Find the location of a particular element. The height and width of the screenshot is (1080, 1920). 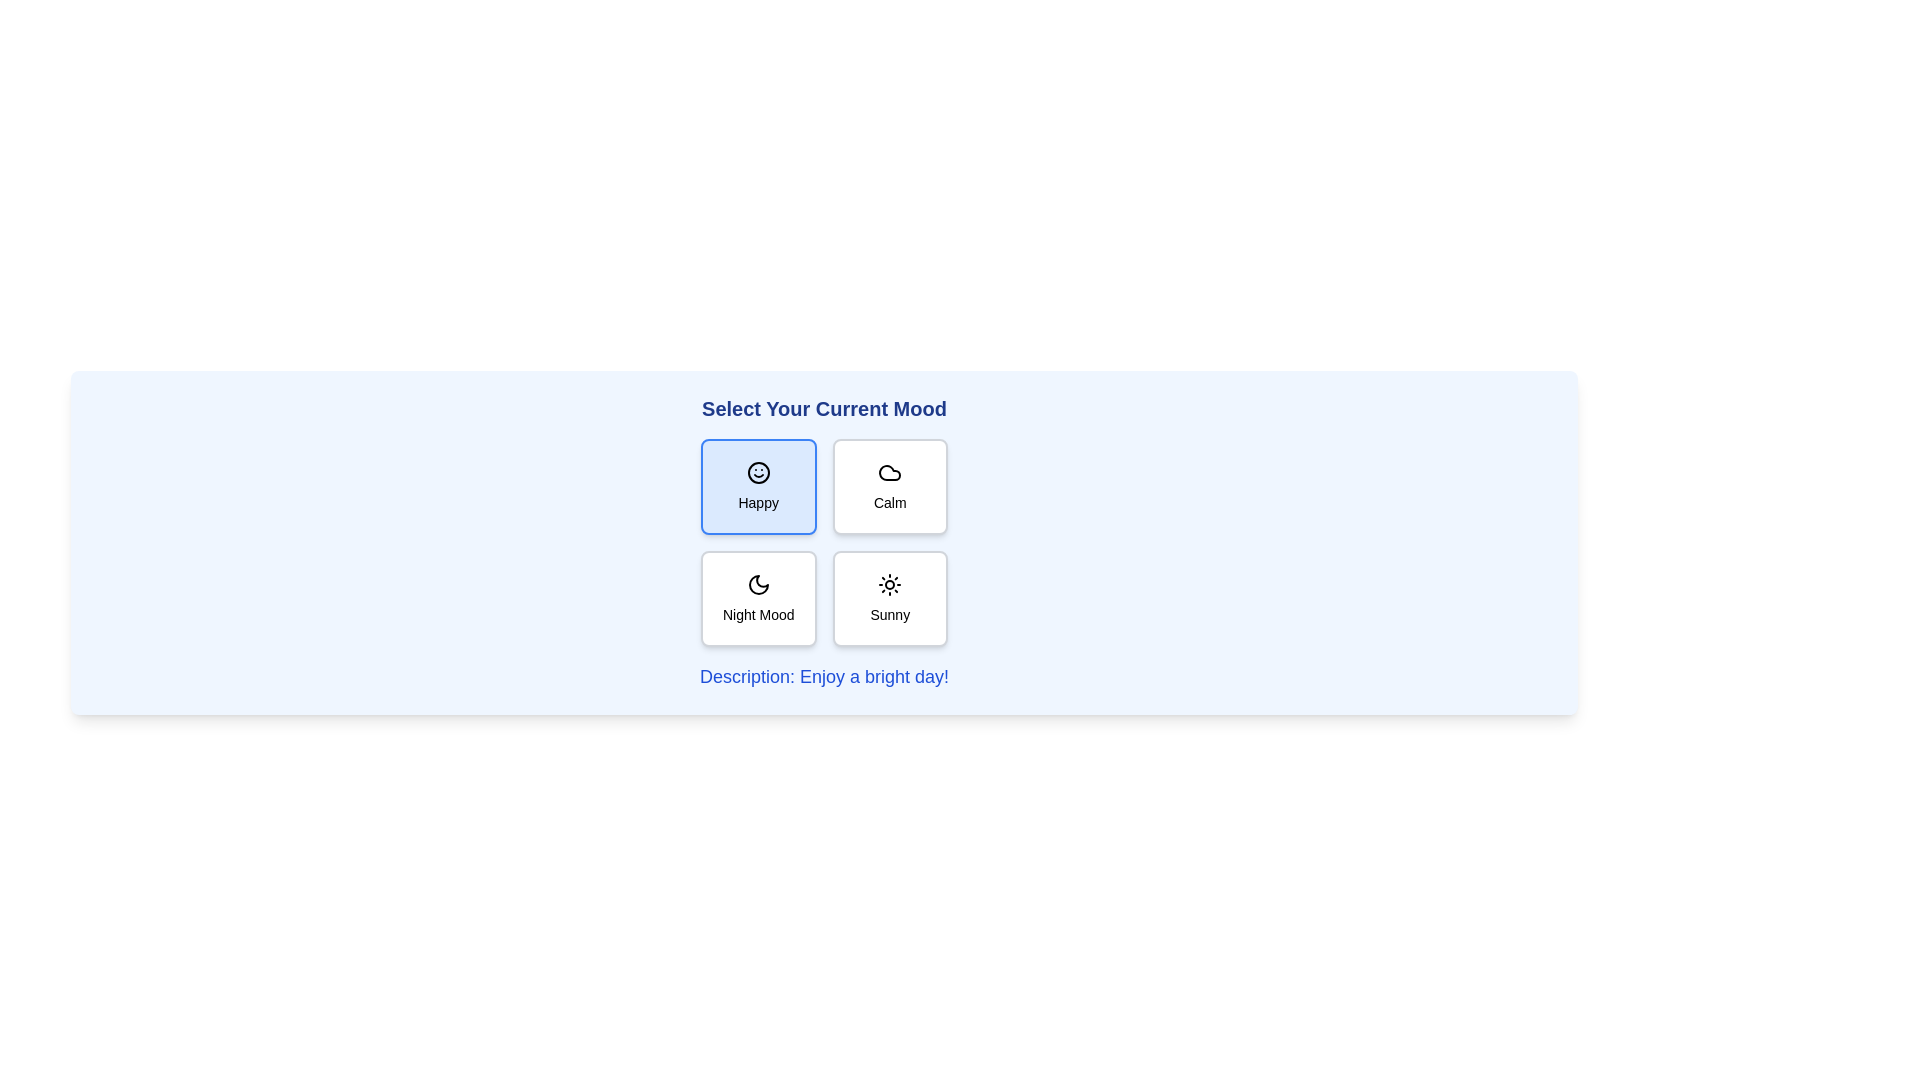

the mood button labeled Calm is located at coordinates (889, 486).